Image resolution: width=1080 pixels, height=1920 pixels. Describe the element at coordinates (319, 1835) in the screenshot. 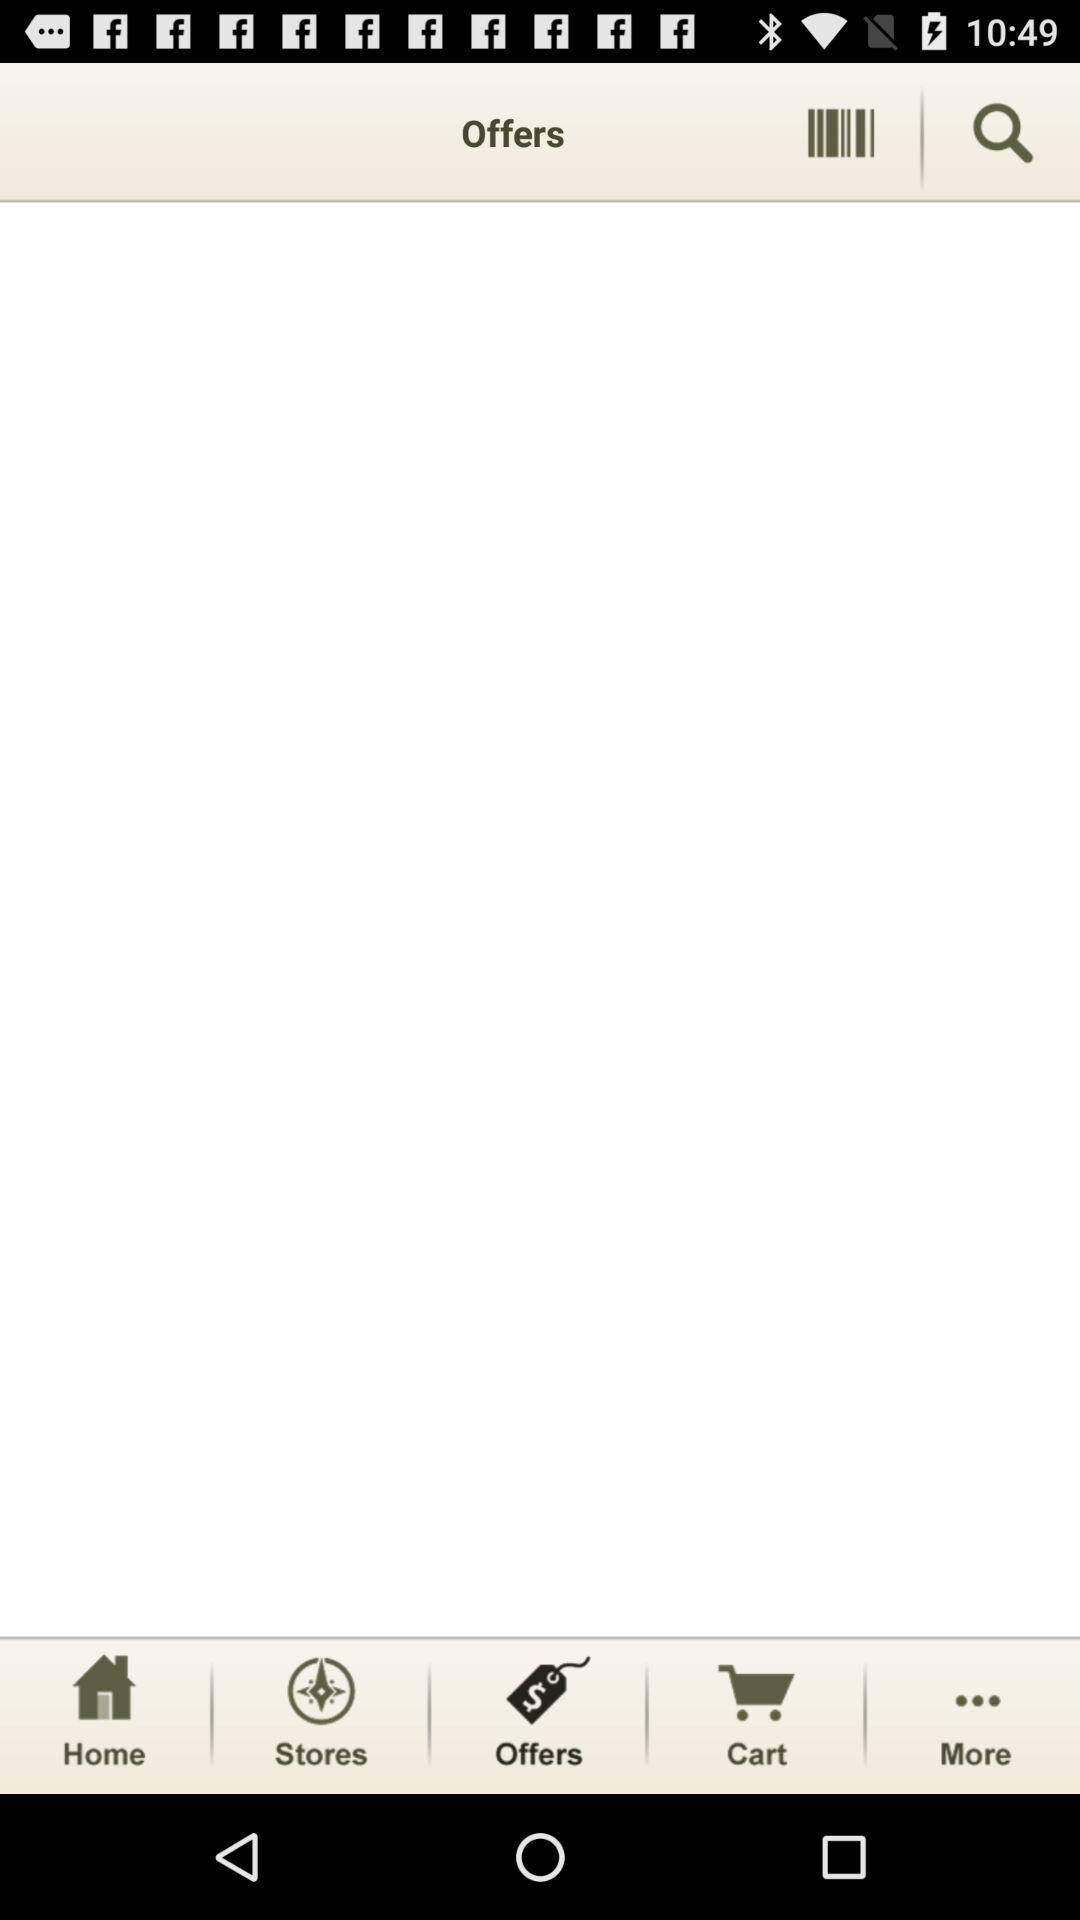

I see `the time icon` at that location.